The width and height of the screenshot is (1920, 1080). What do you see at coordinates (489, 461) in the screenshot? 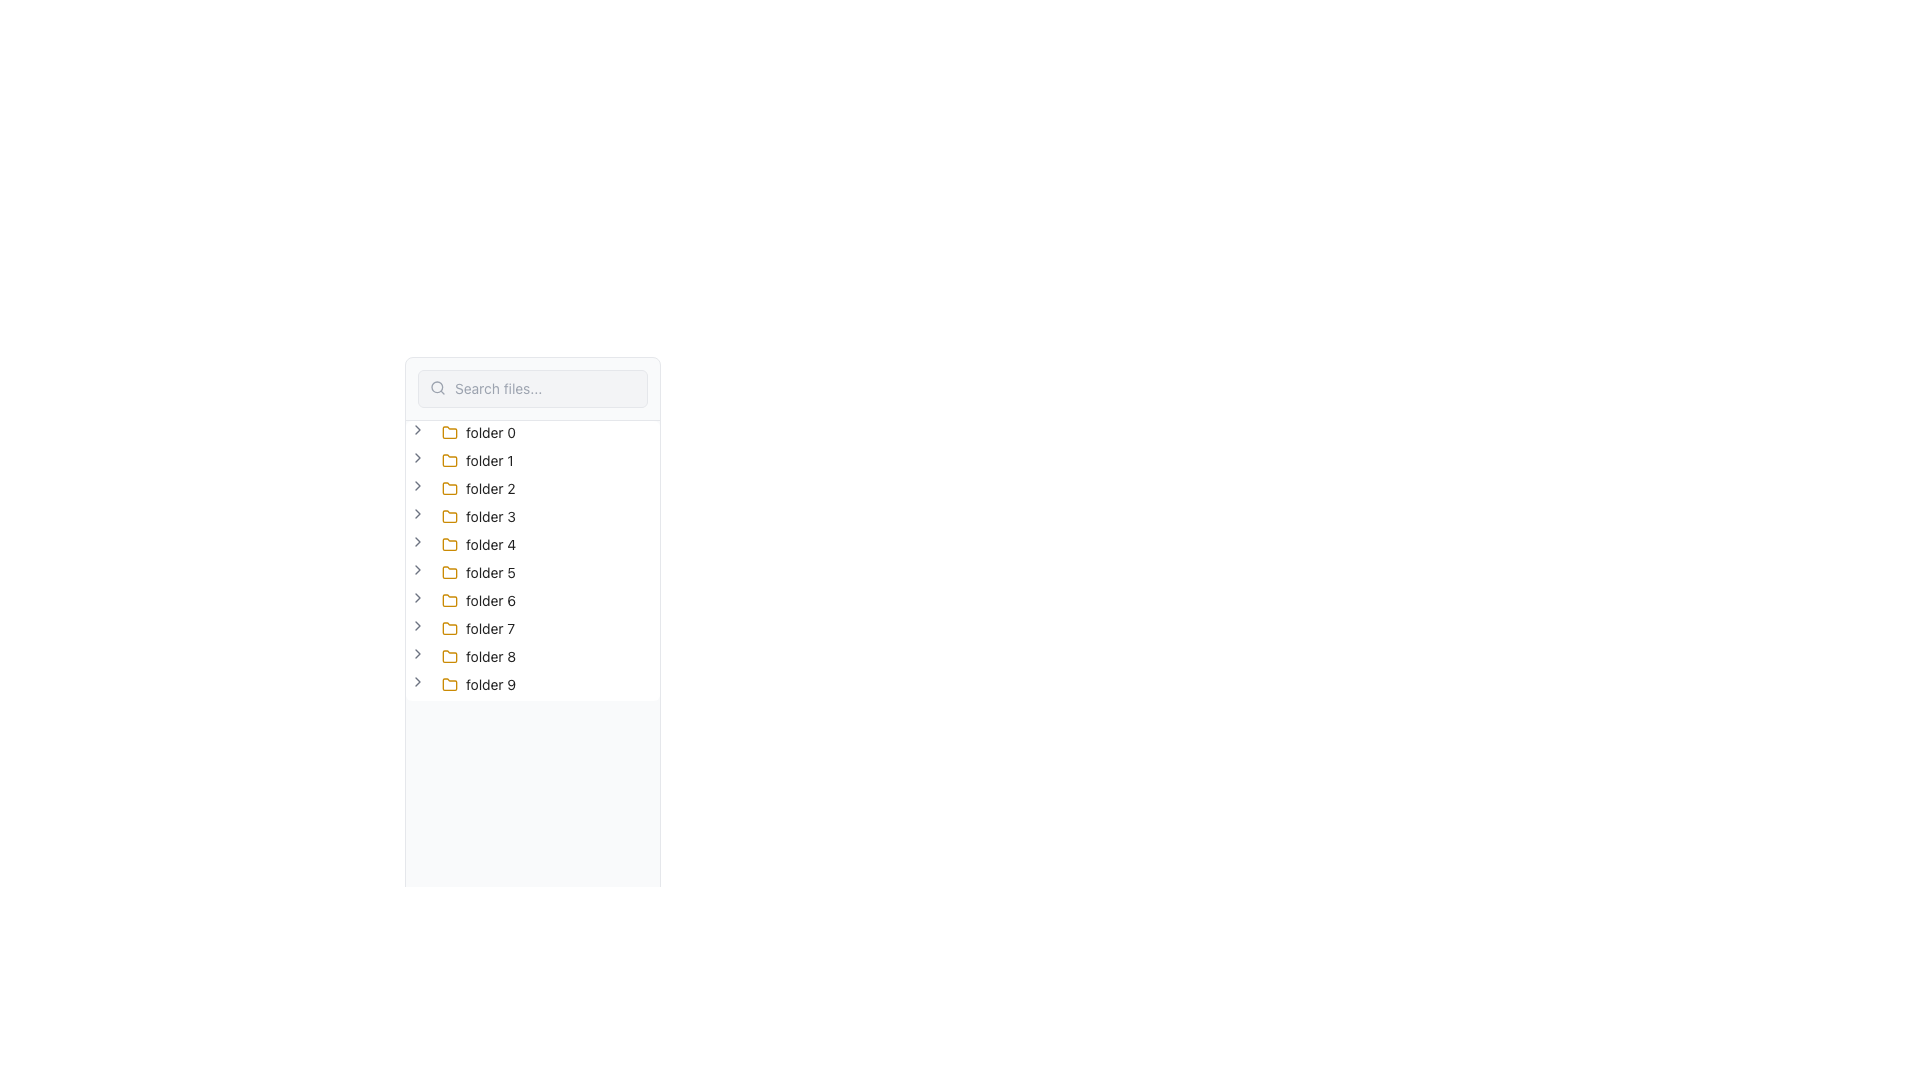
I see `the label displaying 'folder 1' which is located` at bounding box center [489, 461].